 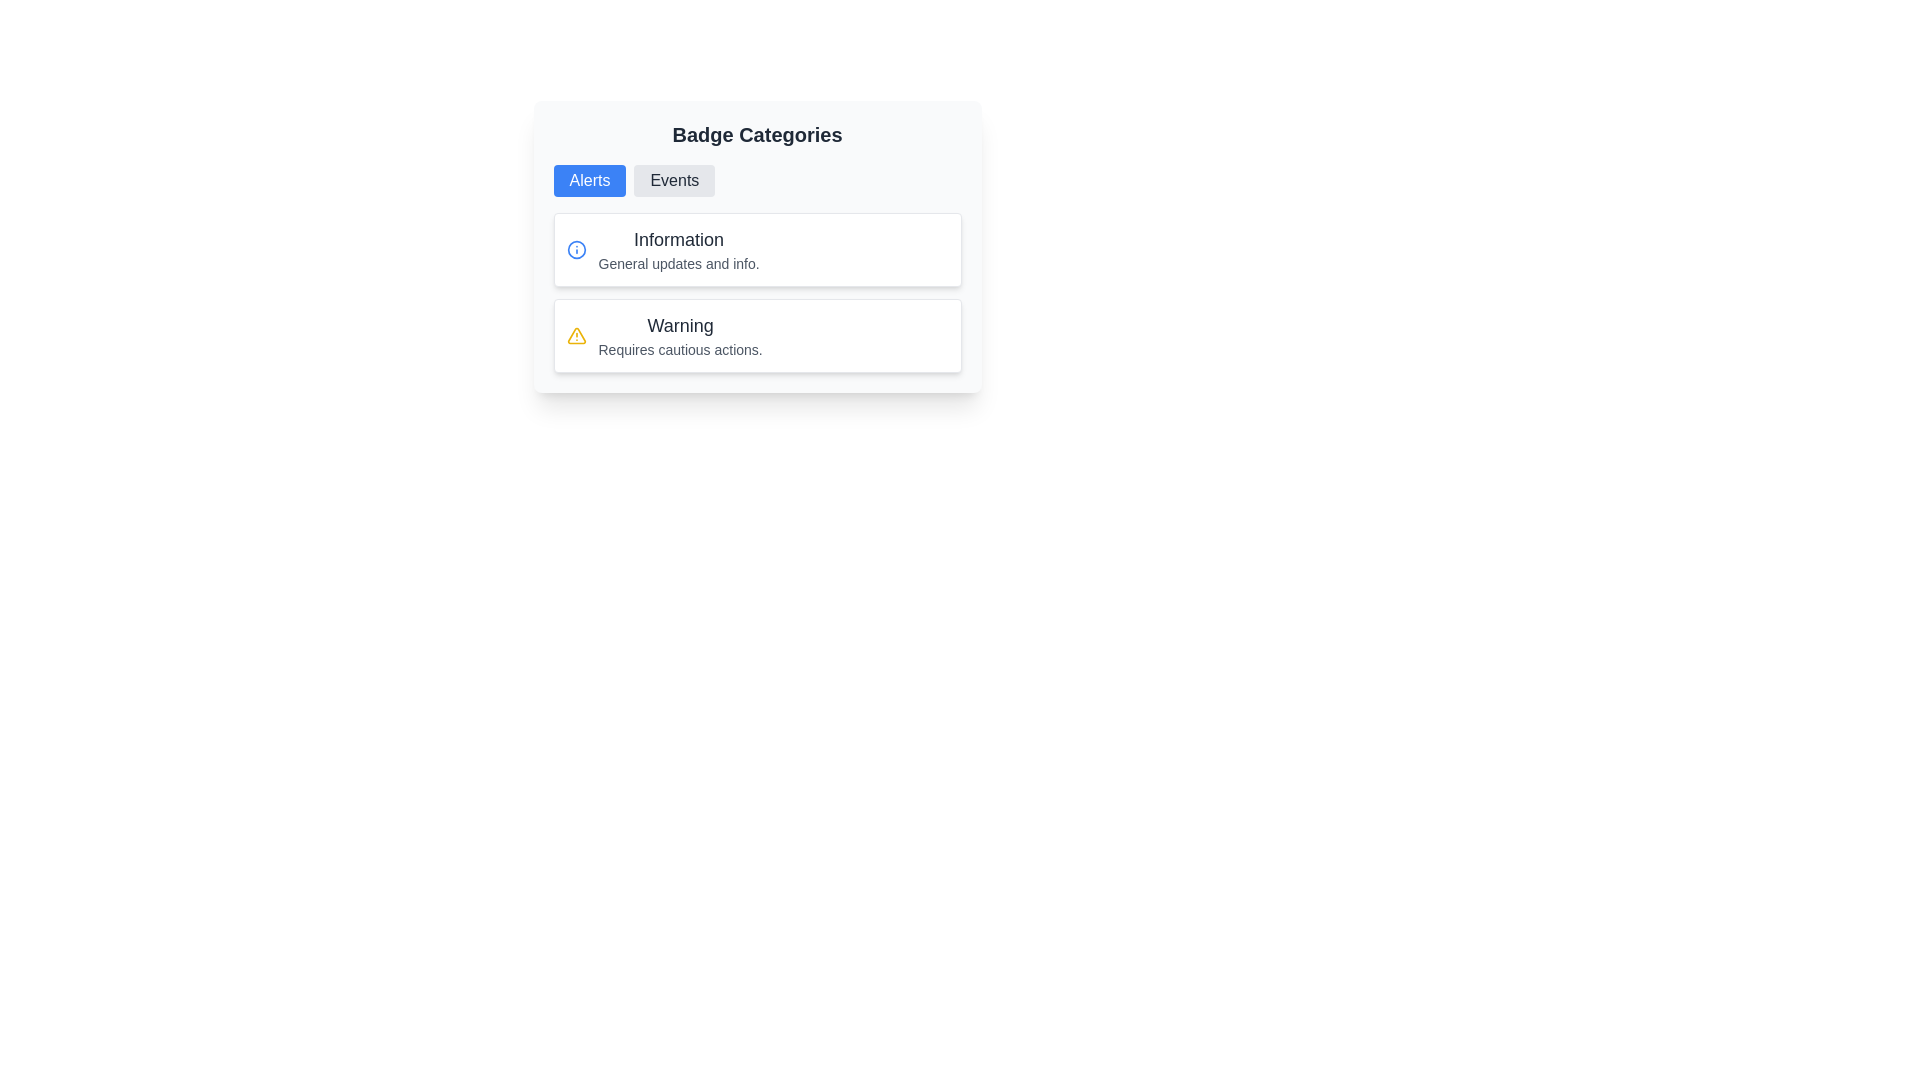 I want to click on the inactive 'Events' button with a gray background and rounded corners, located to the right of the 'Alerts' button in the Badge Categories card, so click(x=674, y=181).